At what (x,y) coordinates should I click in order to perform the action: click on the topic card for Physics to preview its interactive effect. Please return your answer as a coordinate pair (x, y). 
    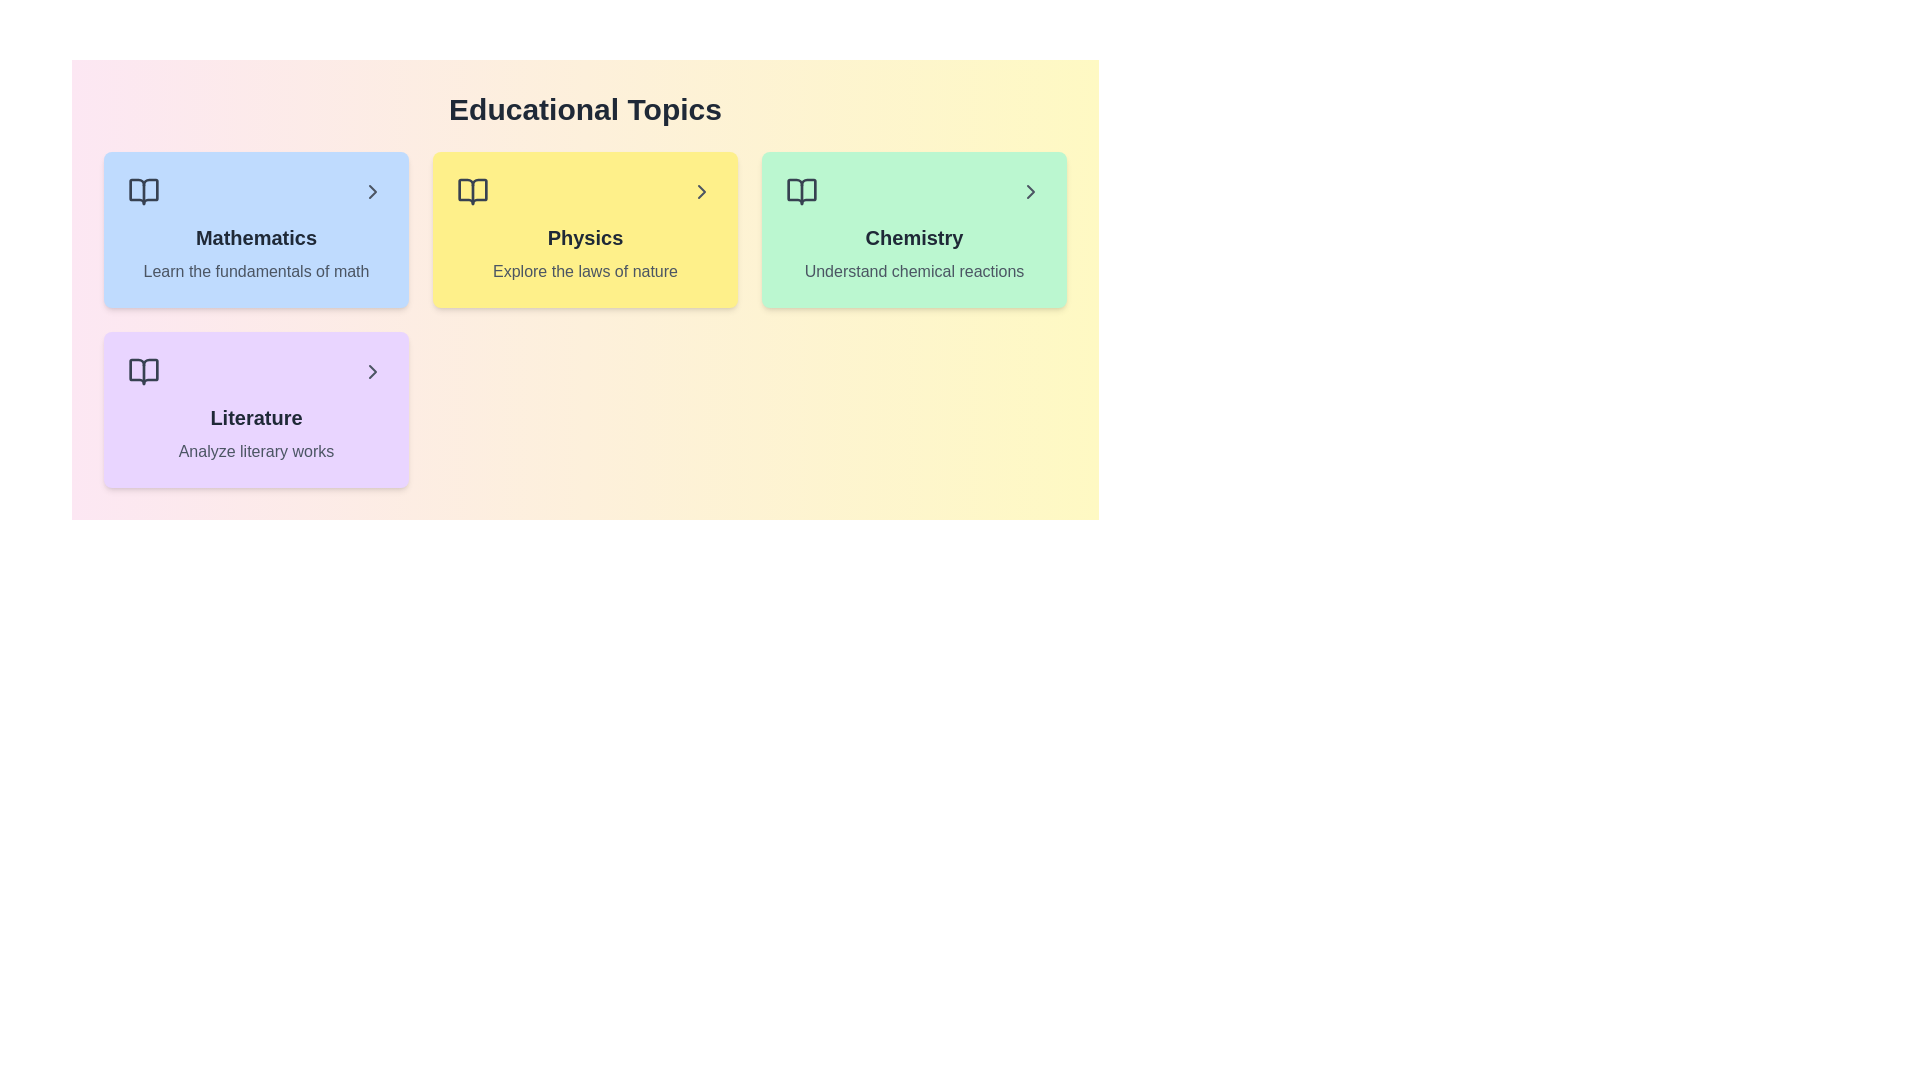
    Looking at the image, I should click on (584, 229).